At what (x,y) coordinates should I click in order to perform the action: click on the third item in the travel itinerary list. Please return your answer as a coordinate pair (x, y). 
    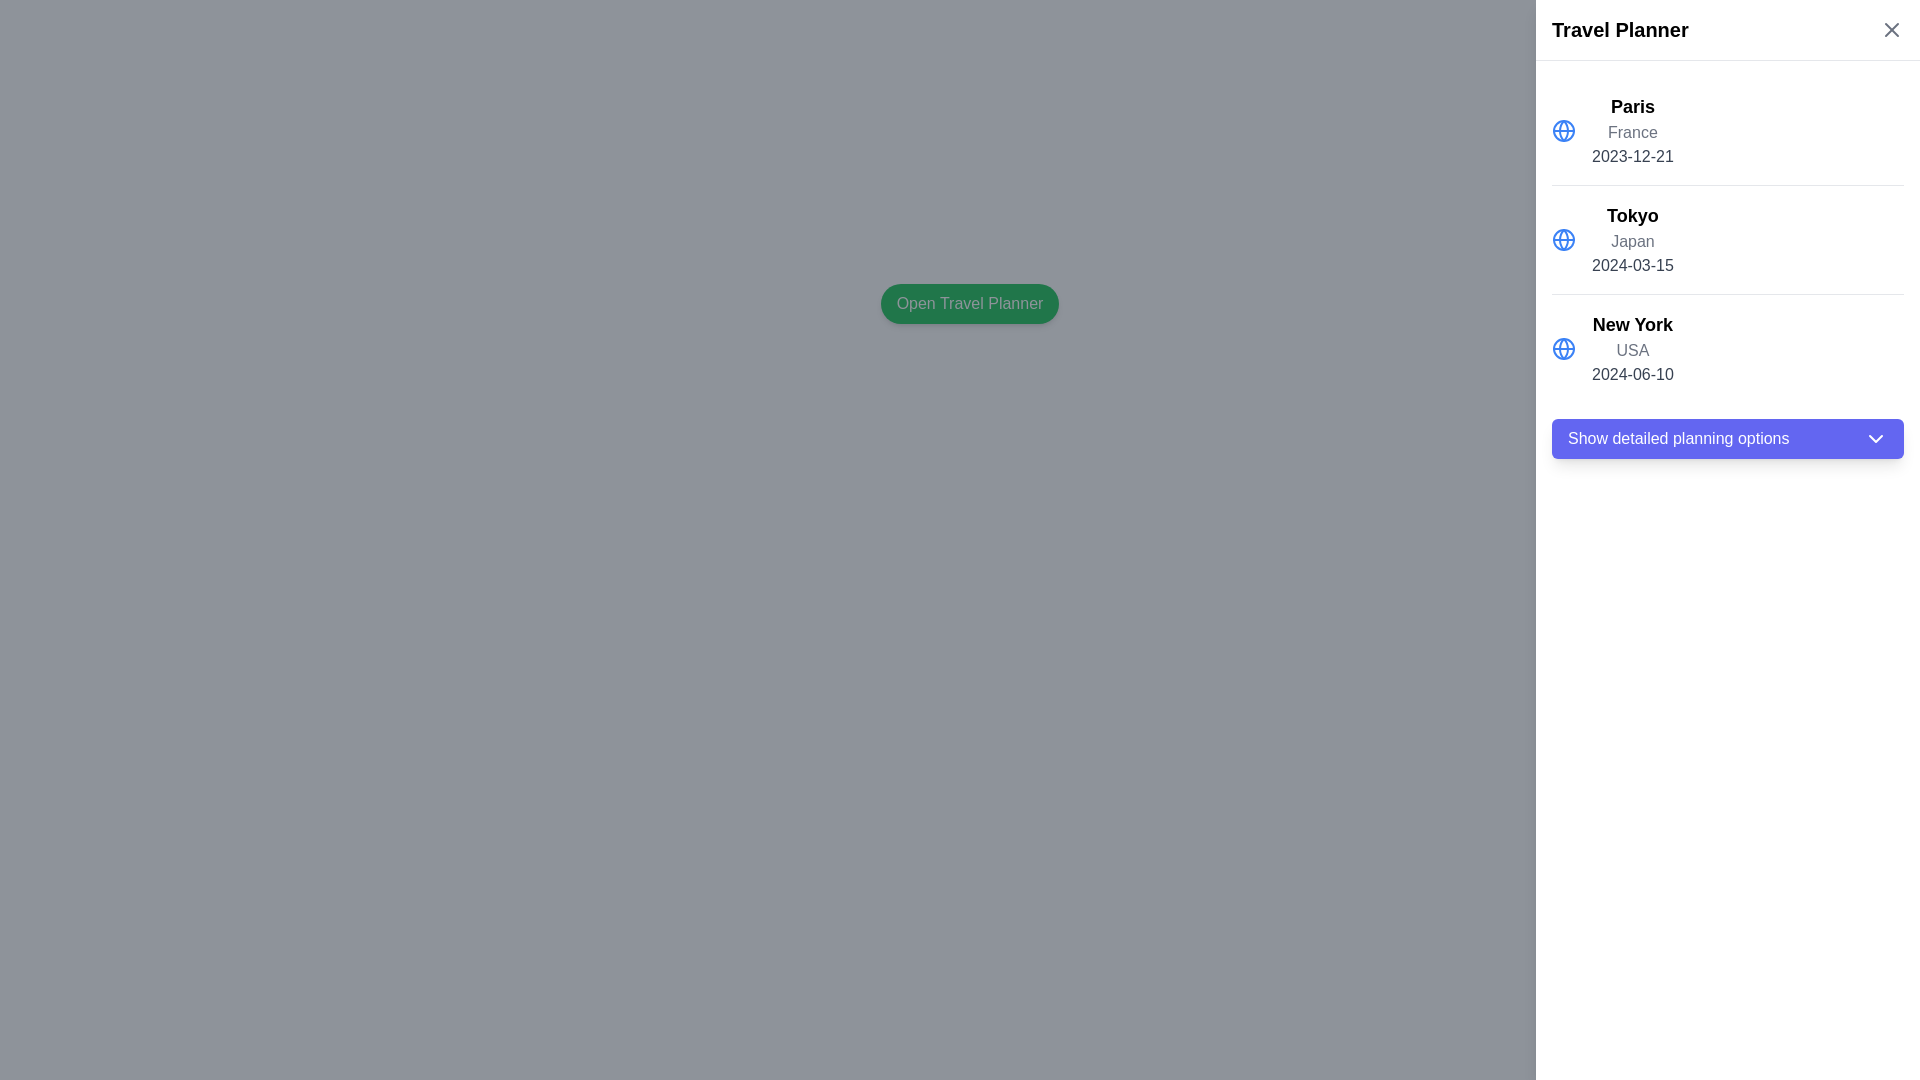
    Looking at the image, I should click on (1727, 347).